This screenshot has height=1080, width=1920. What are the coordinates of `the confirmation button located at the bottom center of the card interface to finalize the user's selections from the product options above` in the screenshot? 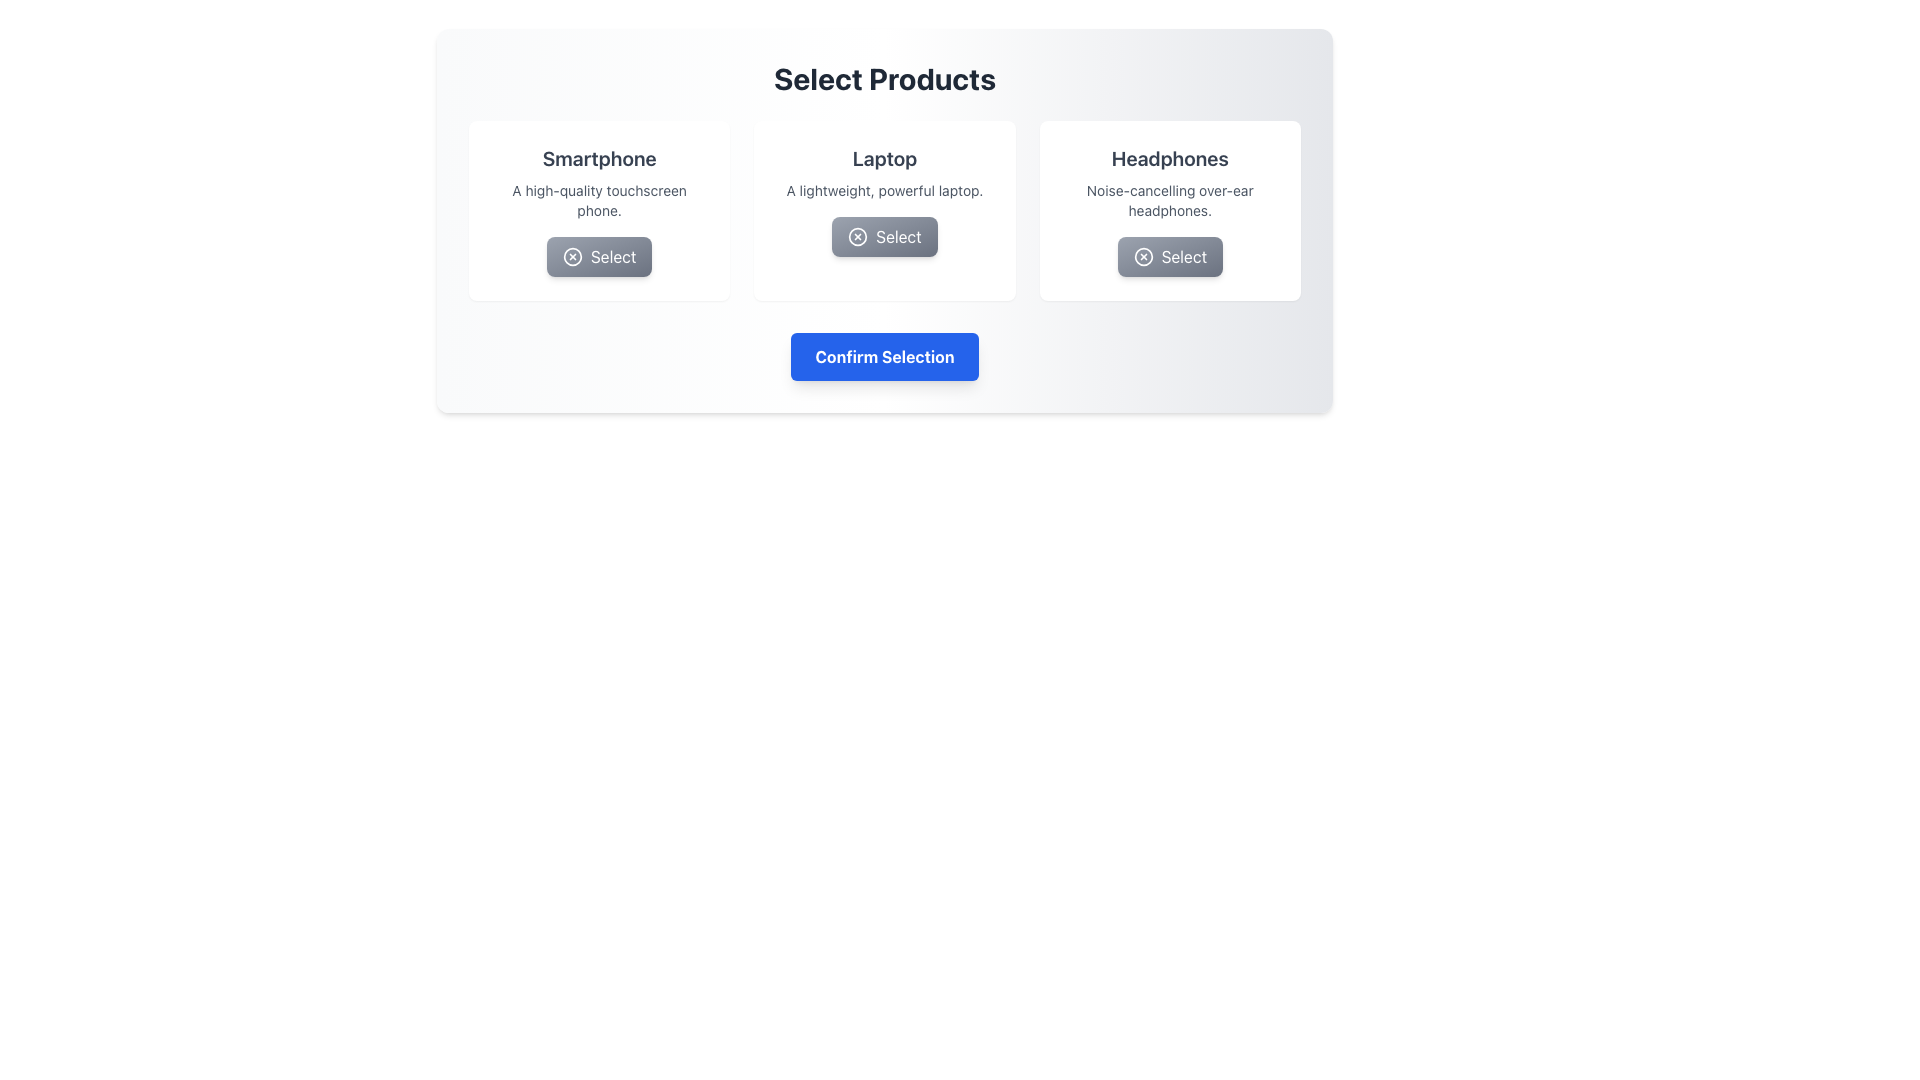 It's located at (883, 356).